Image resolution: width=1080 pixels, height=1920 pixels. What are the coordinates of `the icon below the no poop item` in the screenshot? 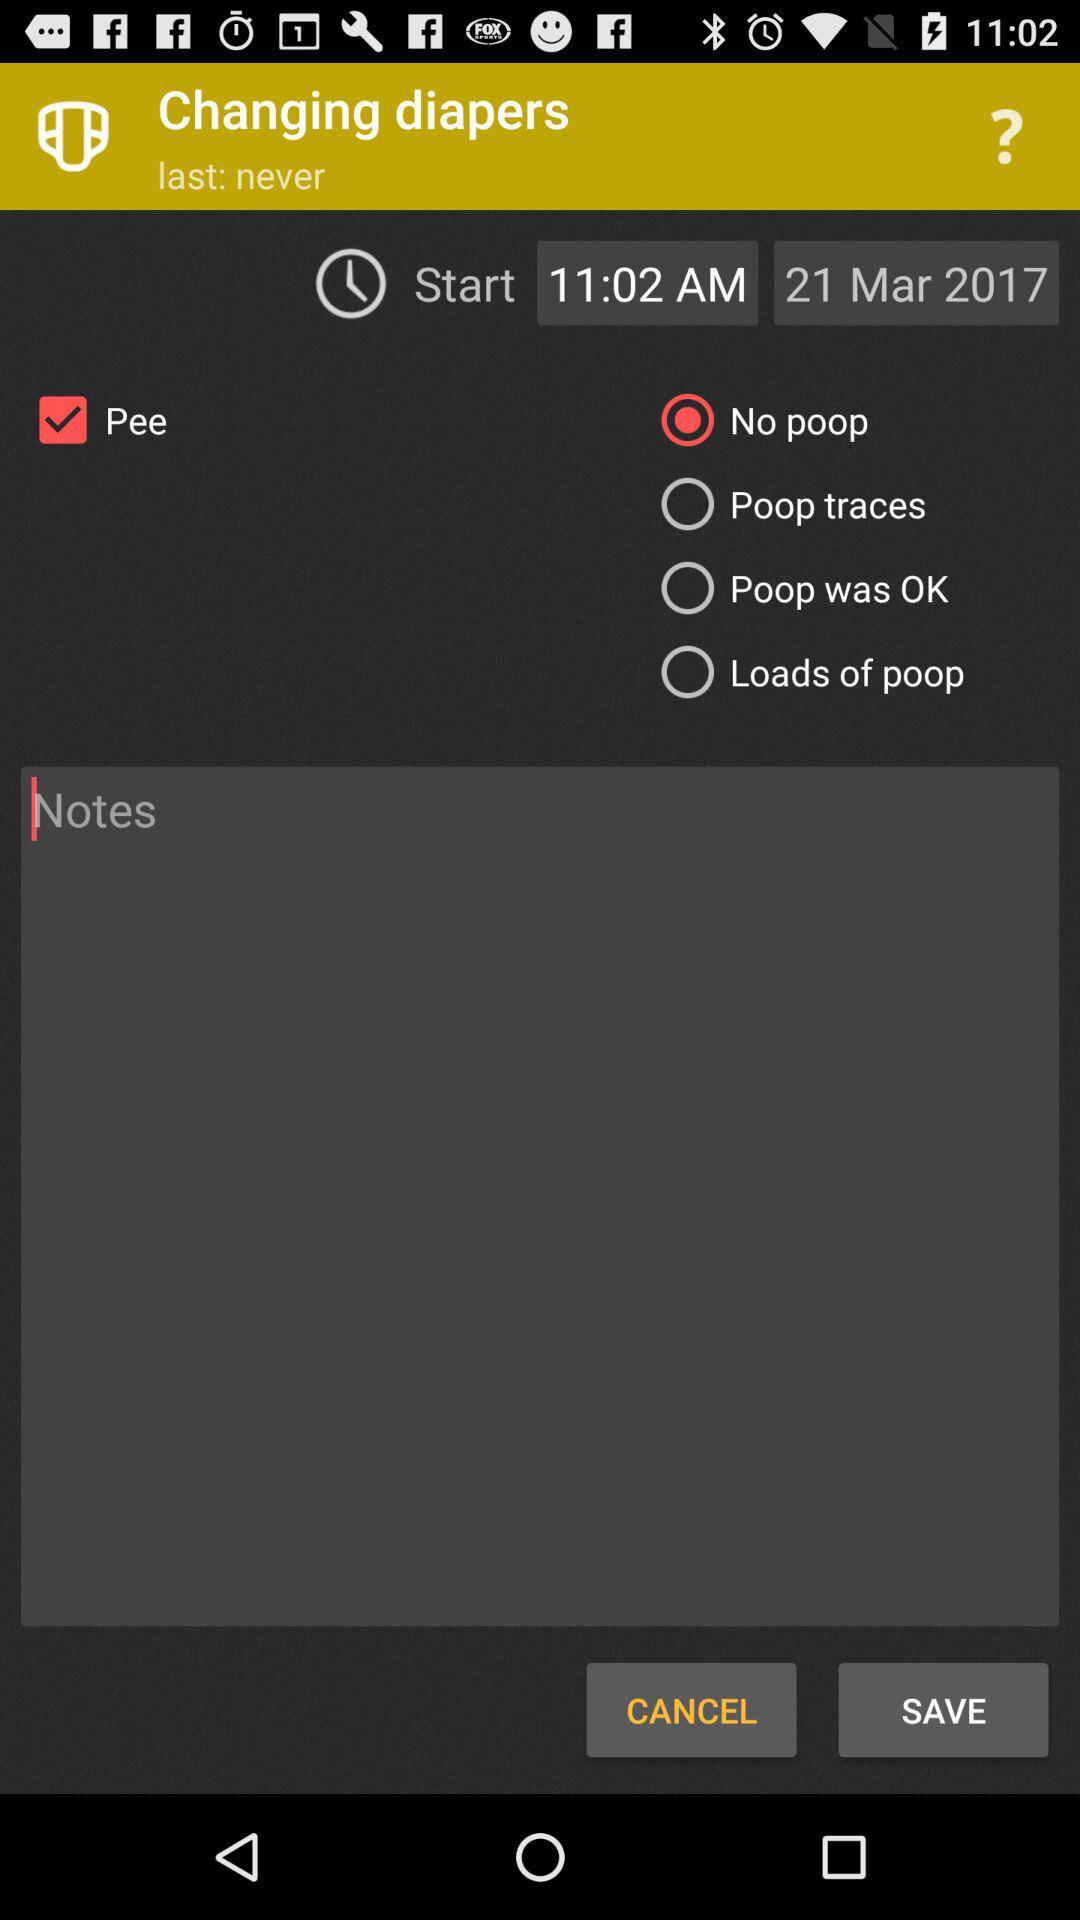 It's located at (785, 504).